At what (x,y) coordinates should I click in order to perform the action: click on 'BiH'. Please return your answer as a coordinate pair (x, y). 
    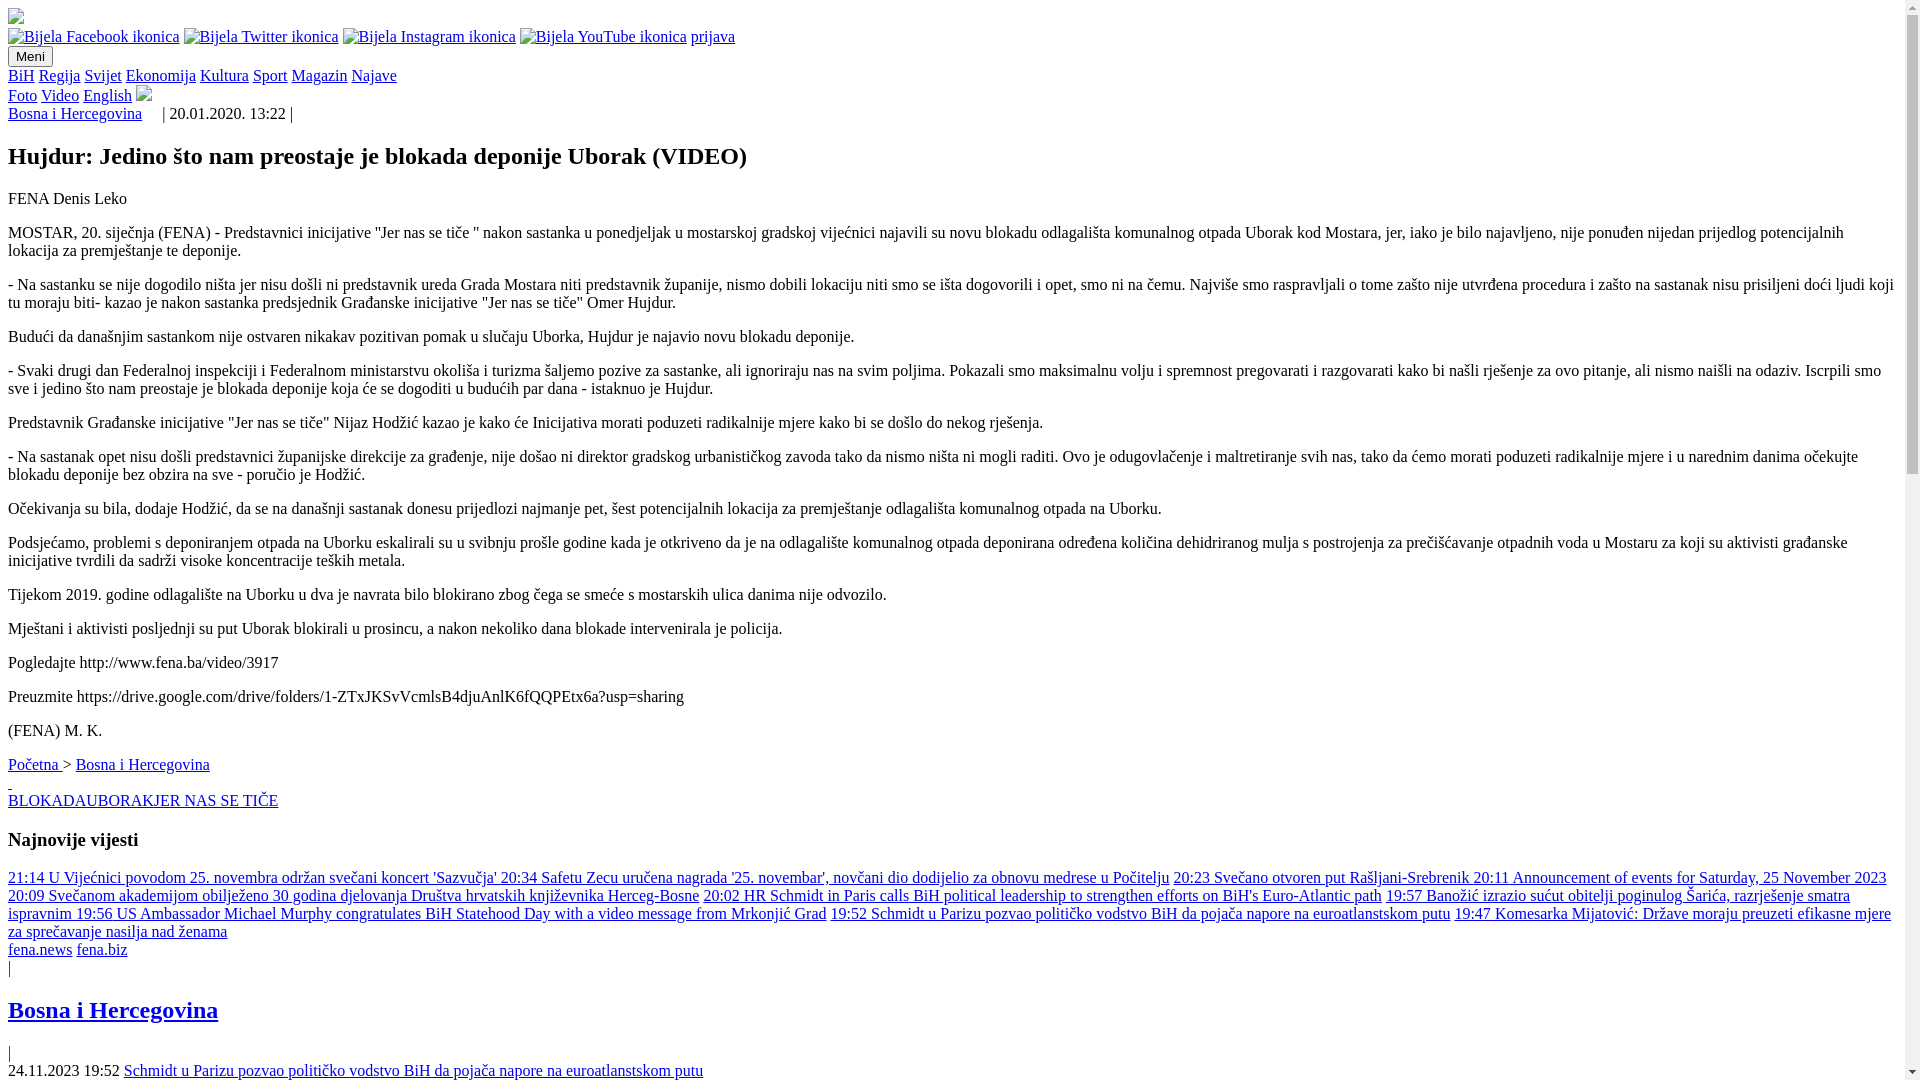
    Looking at the image, I should click on (21, 74).